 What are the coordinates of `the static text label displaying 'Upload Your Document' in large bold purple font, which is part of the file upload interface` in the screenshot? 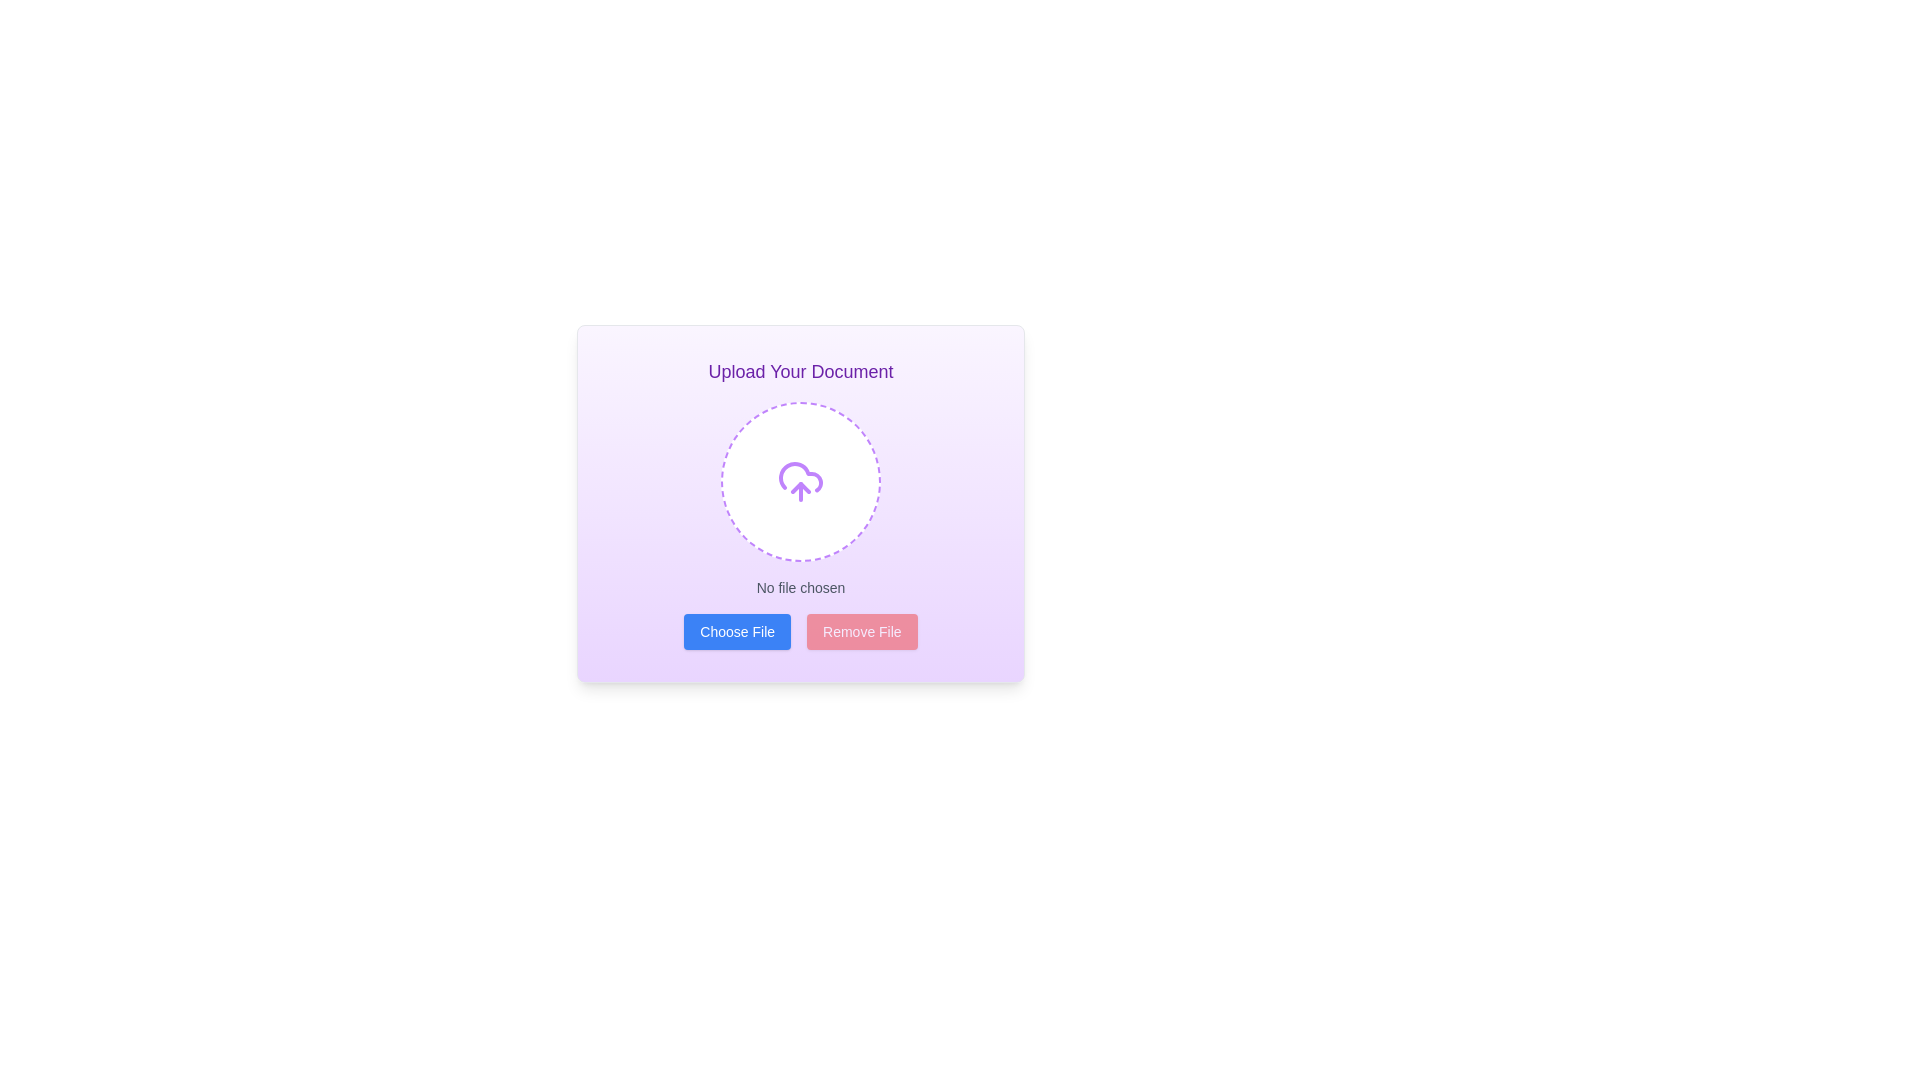 It's located at (801, 371).